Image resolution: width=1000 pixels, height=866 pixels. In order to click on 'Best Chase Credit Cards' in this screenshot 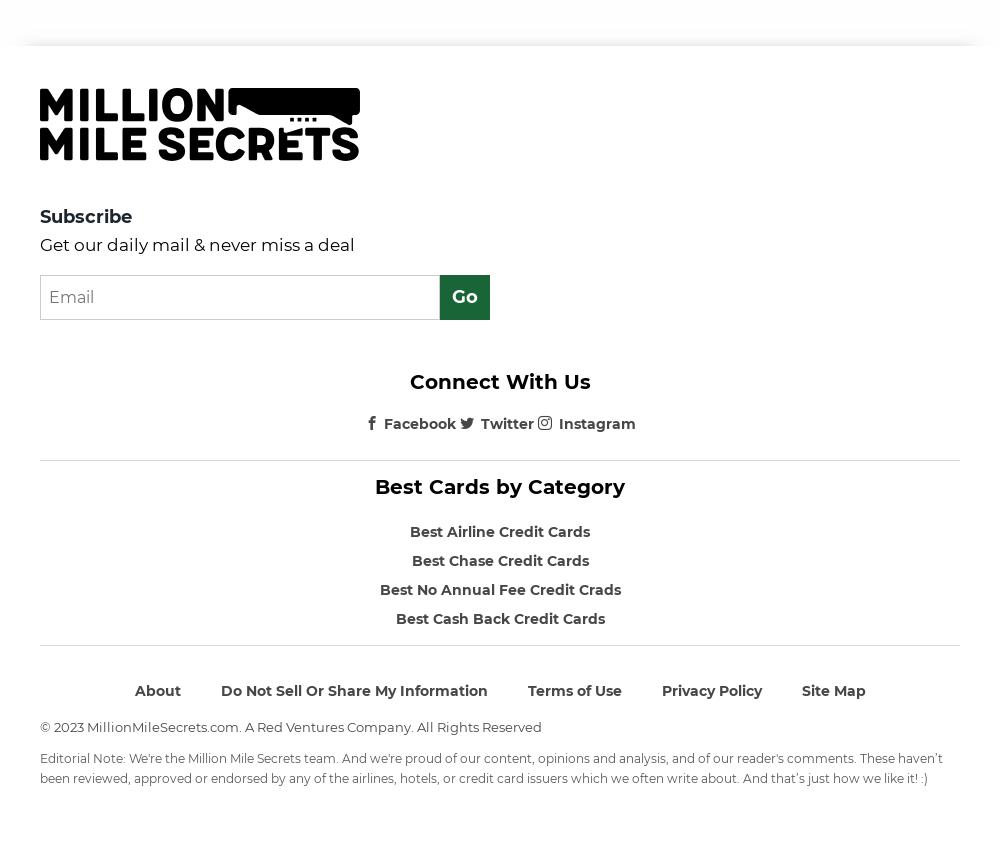, I will do `click(498, 560)`.